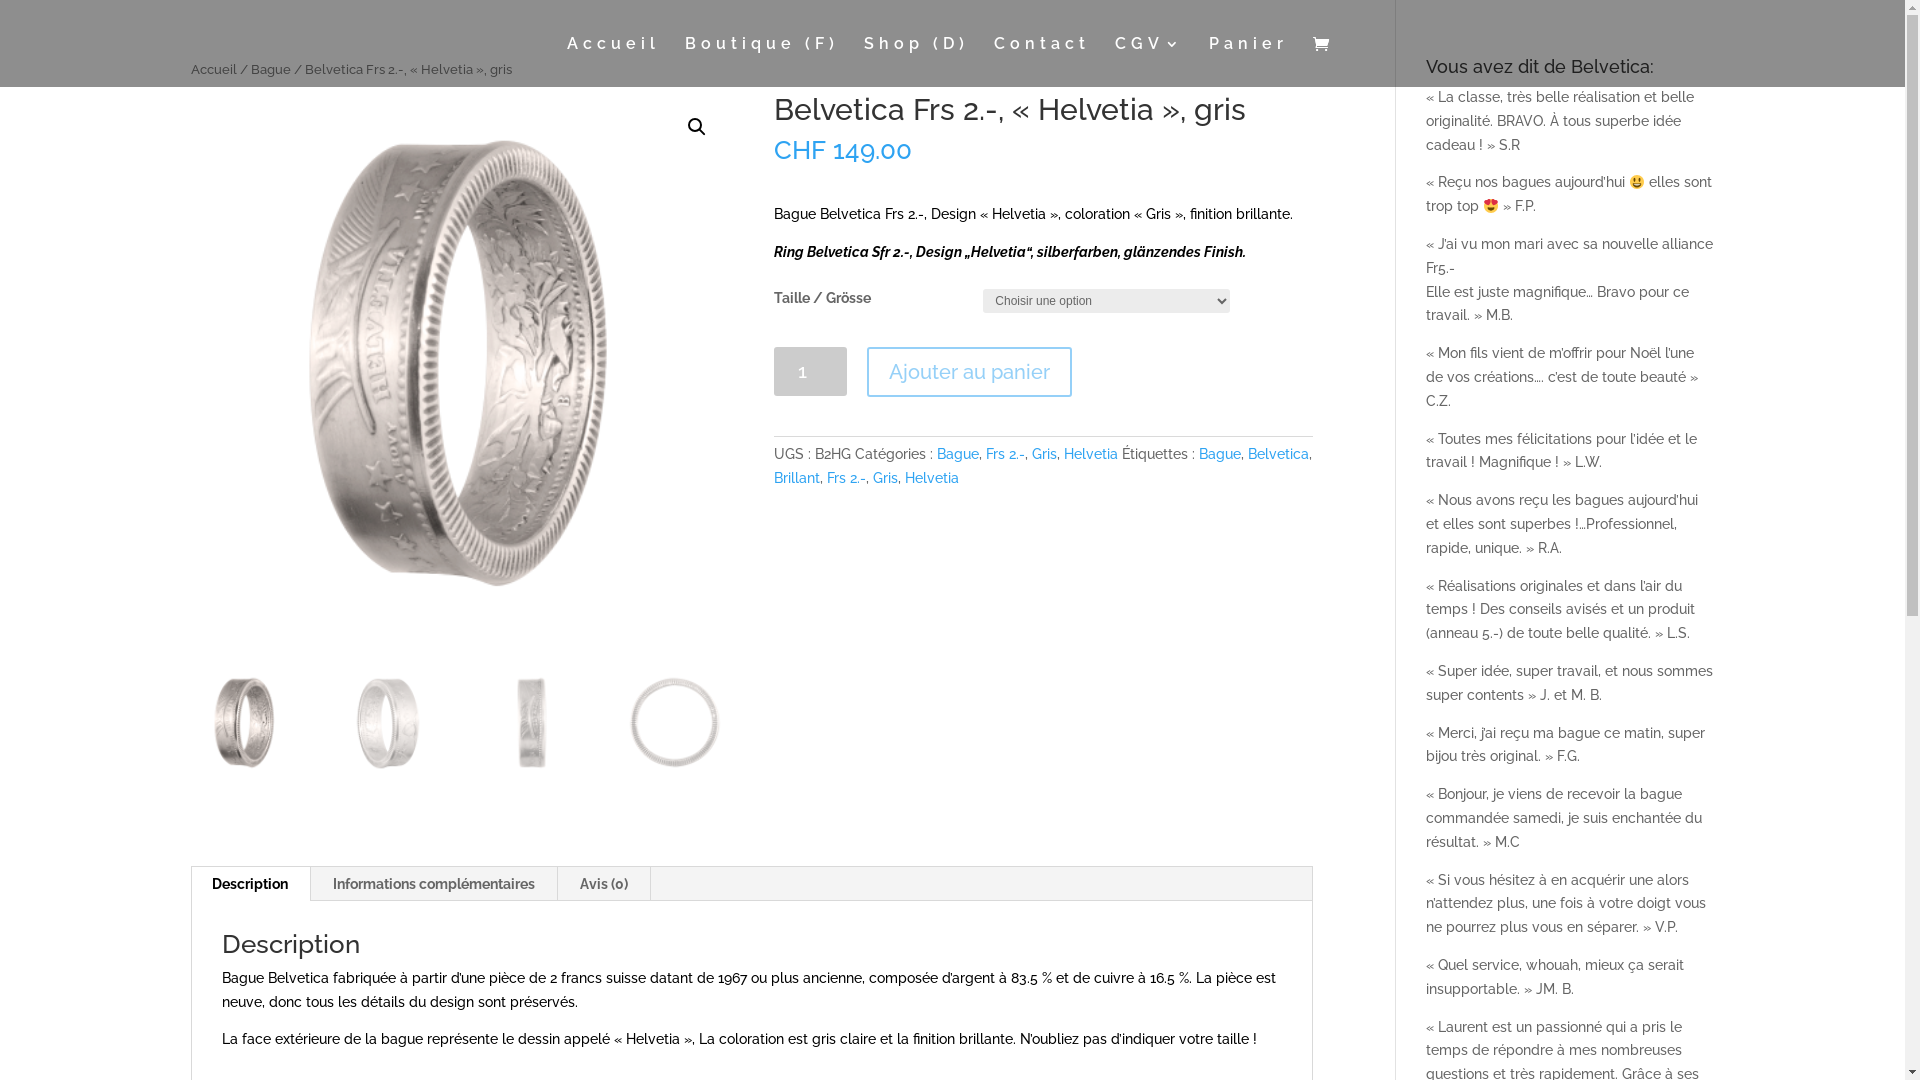 The image size is (1920, 1080). I want to click on 'Boutique (F)', so click(760, 60).